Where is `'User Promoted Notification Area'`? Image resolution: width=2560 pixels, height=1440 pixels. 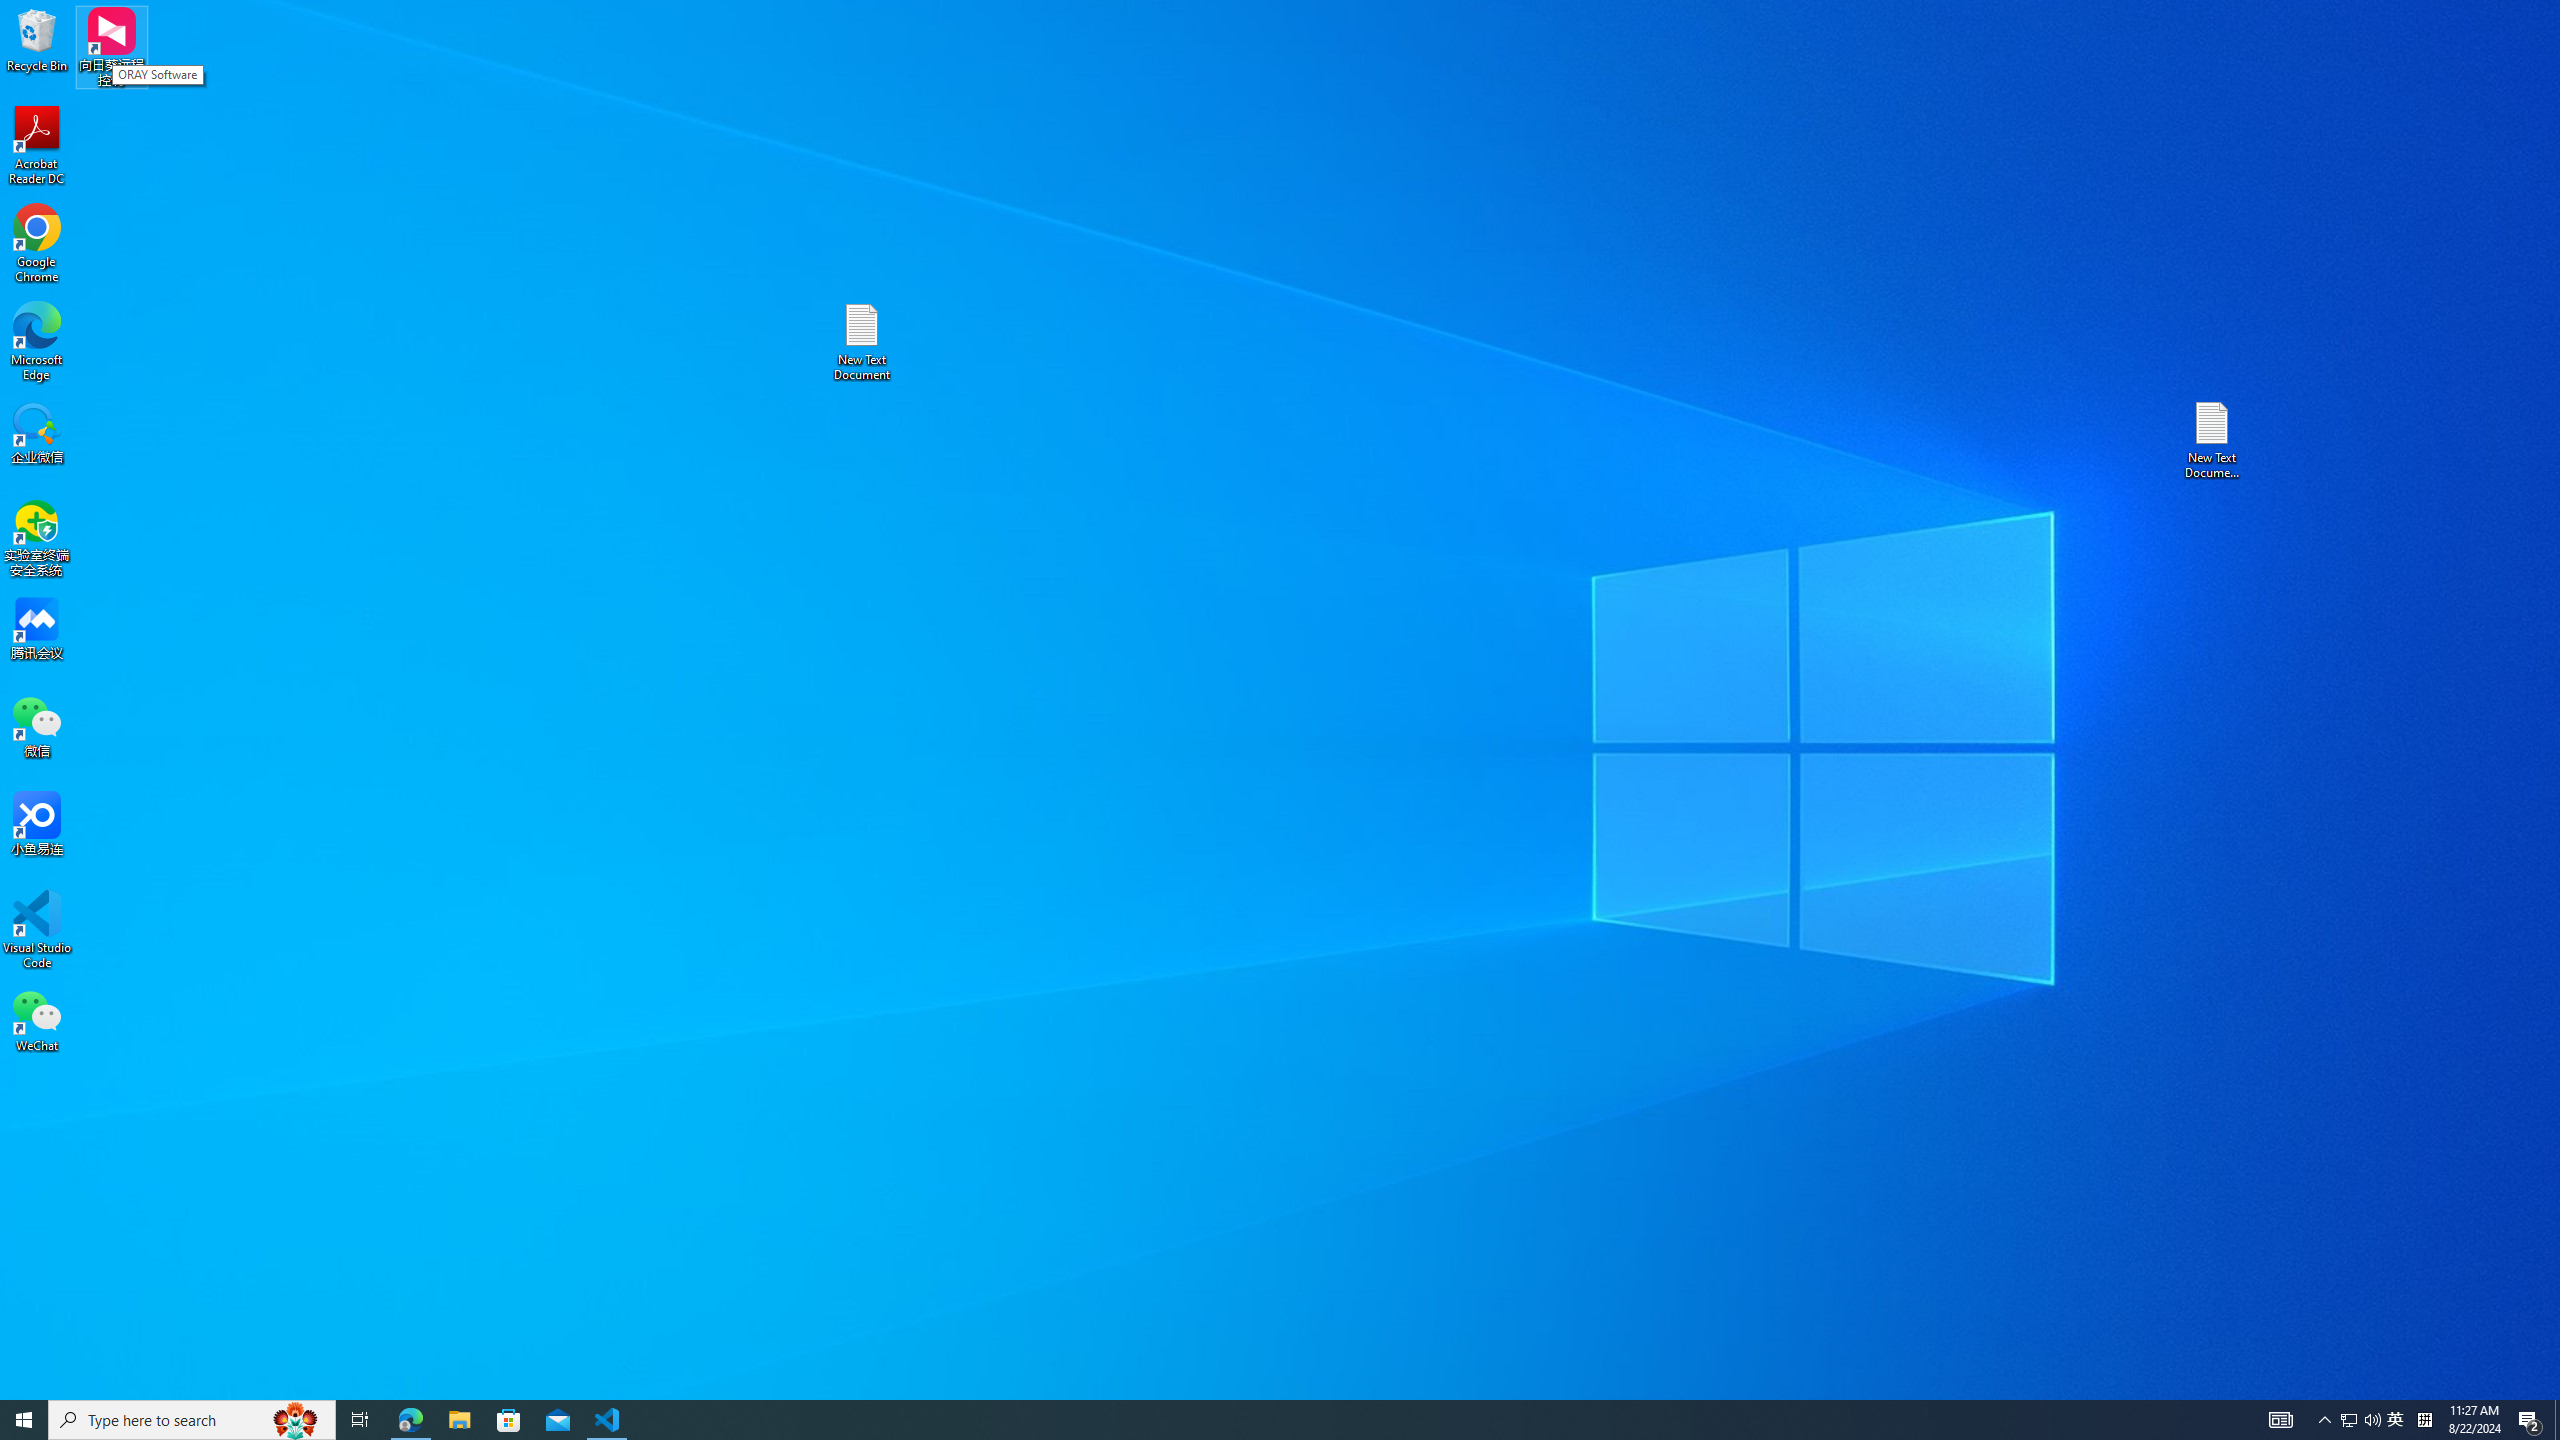 'User Promoted Notification Area' is located at coordinates (2360, 1418).